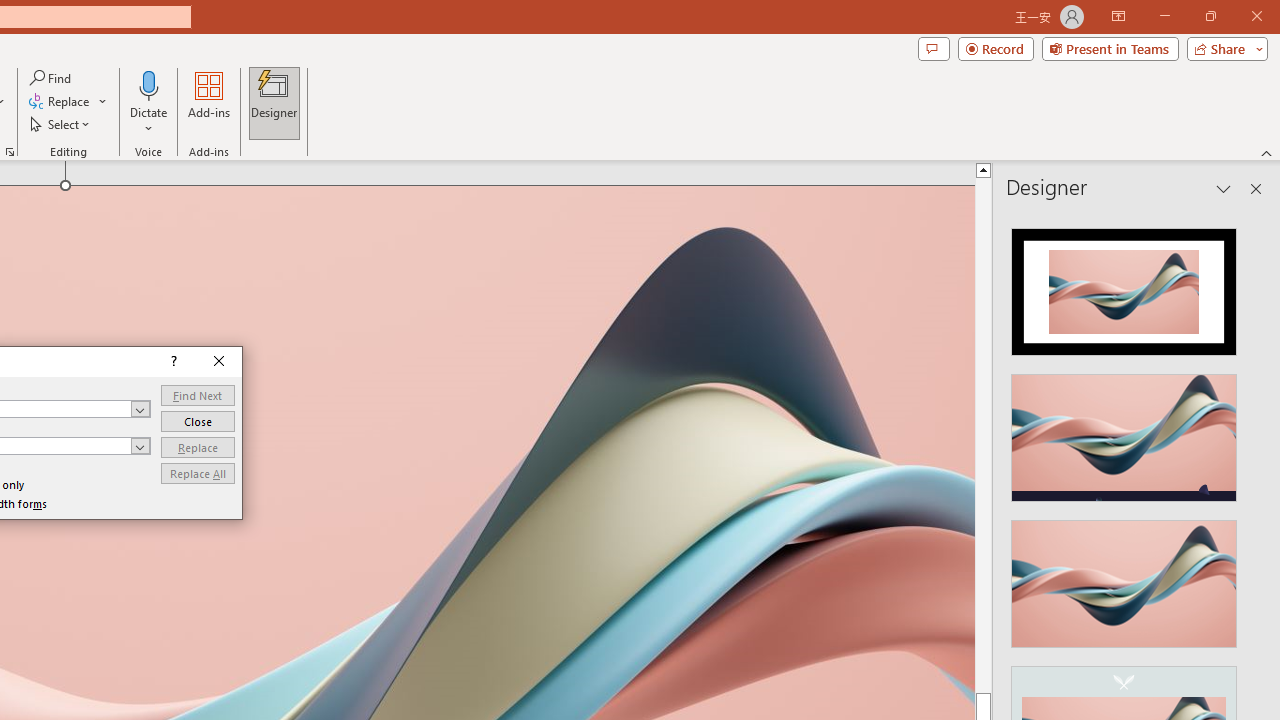 This screenshot has width=1280, height=720. Describe the element at coordinates (197, 473) in the screenshot. I see `'Replace All'` at that location.